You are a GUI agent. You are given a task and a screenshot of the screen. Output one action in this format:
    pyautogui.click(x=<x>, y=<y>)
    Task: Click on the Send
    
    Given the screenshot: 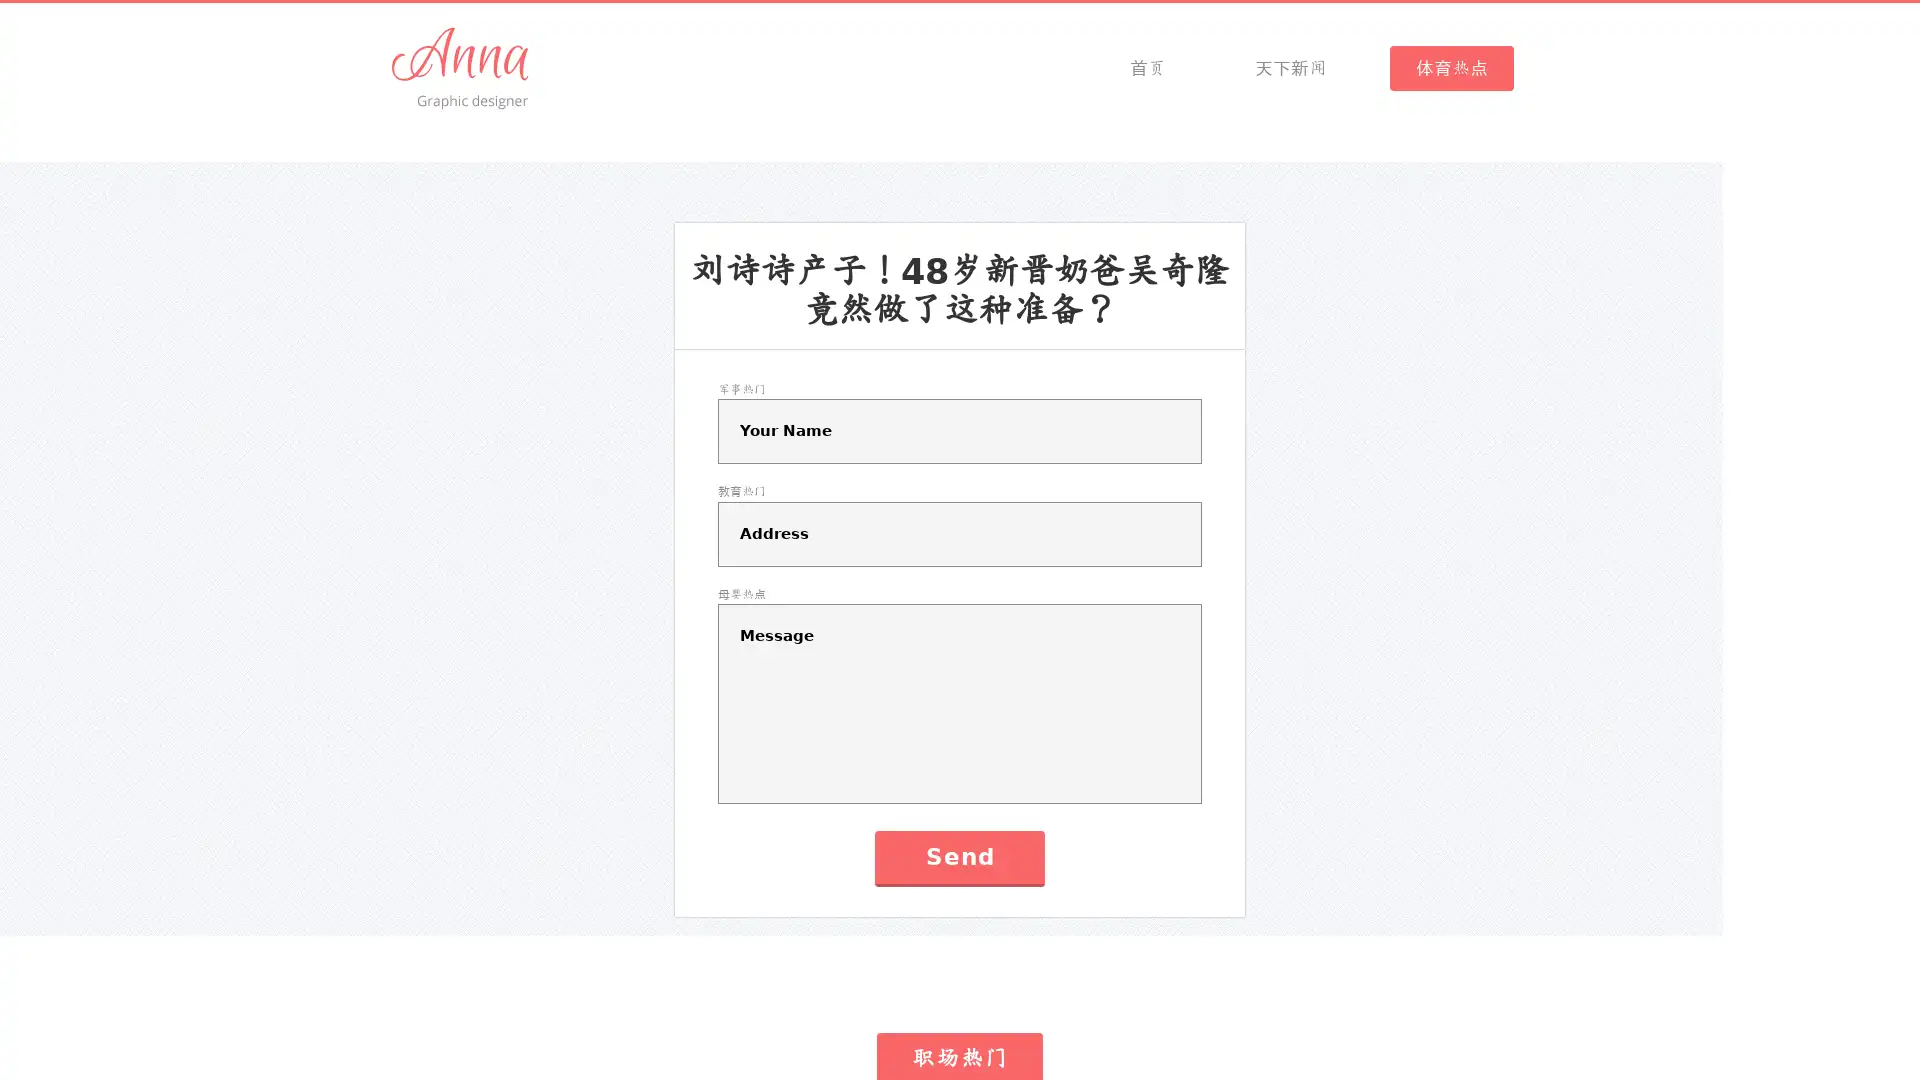 What is the action you would take?
    pyautogui.click(x=958, y=856)
    